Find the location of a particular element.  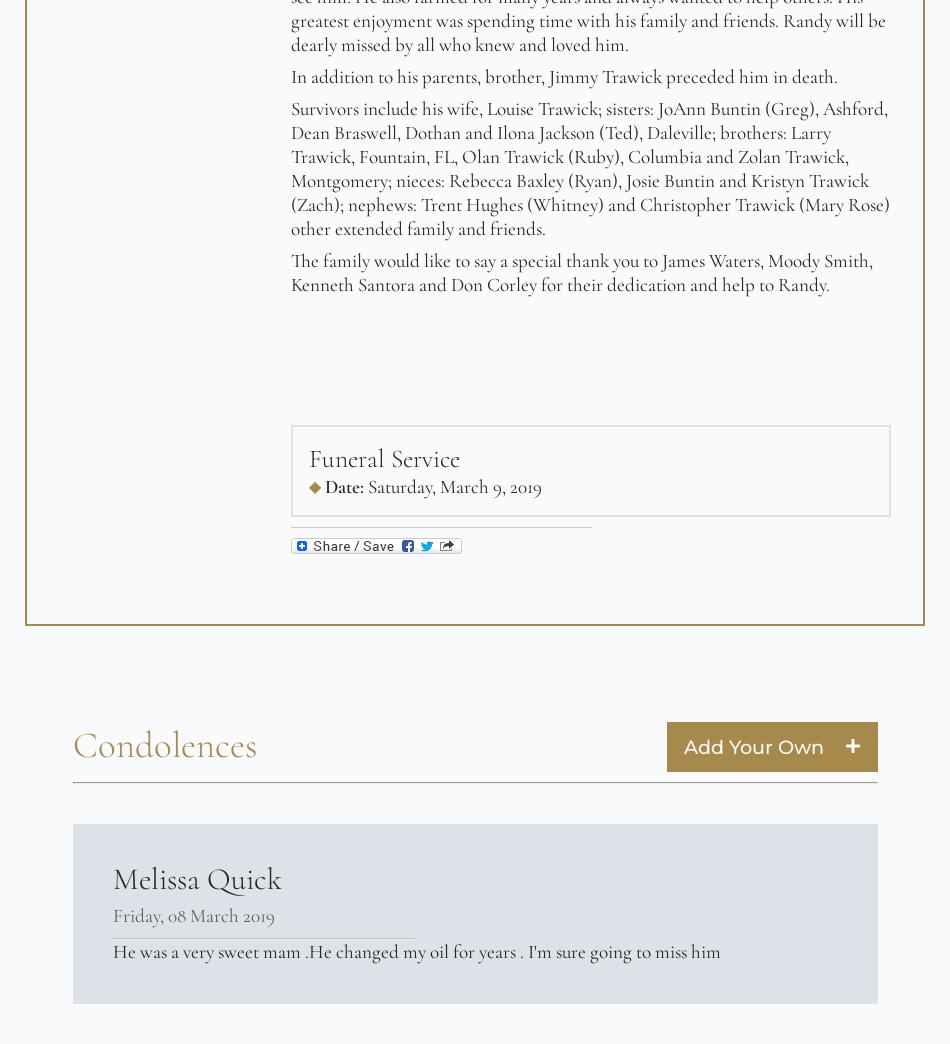

'Friday, 08 March 2019' is located at coordinates (112, 913).